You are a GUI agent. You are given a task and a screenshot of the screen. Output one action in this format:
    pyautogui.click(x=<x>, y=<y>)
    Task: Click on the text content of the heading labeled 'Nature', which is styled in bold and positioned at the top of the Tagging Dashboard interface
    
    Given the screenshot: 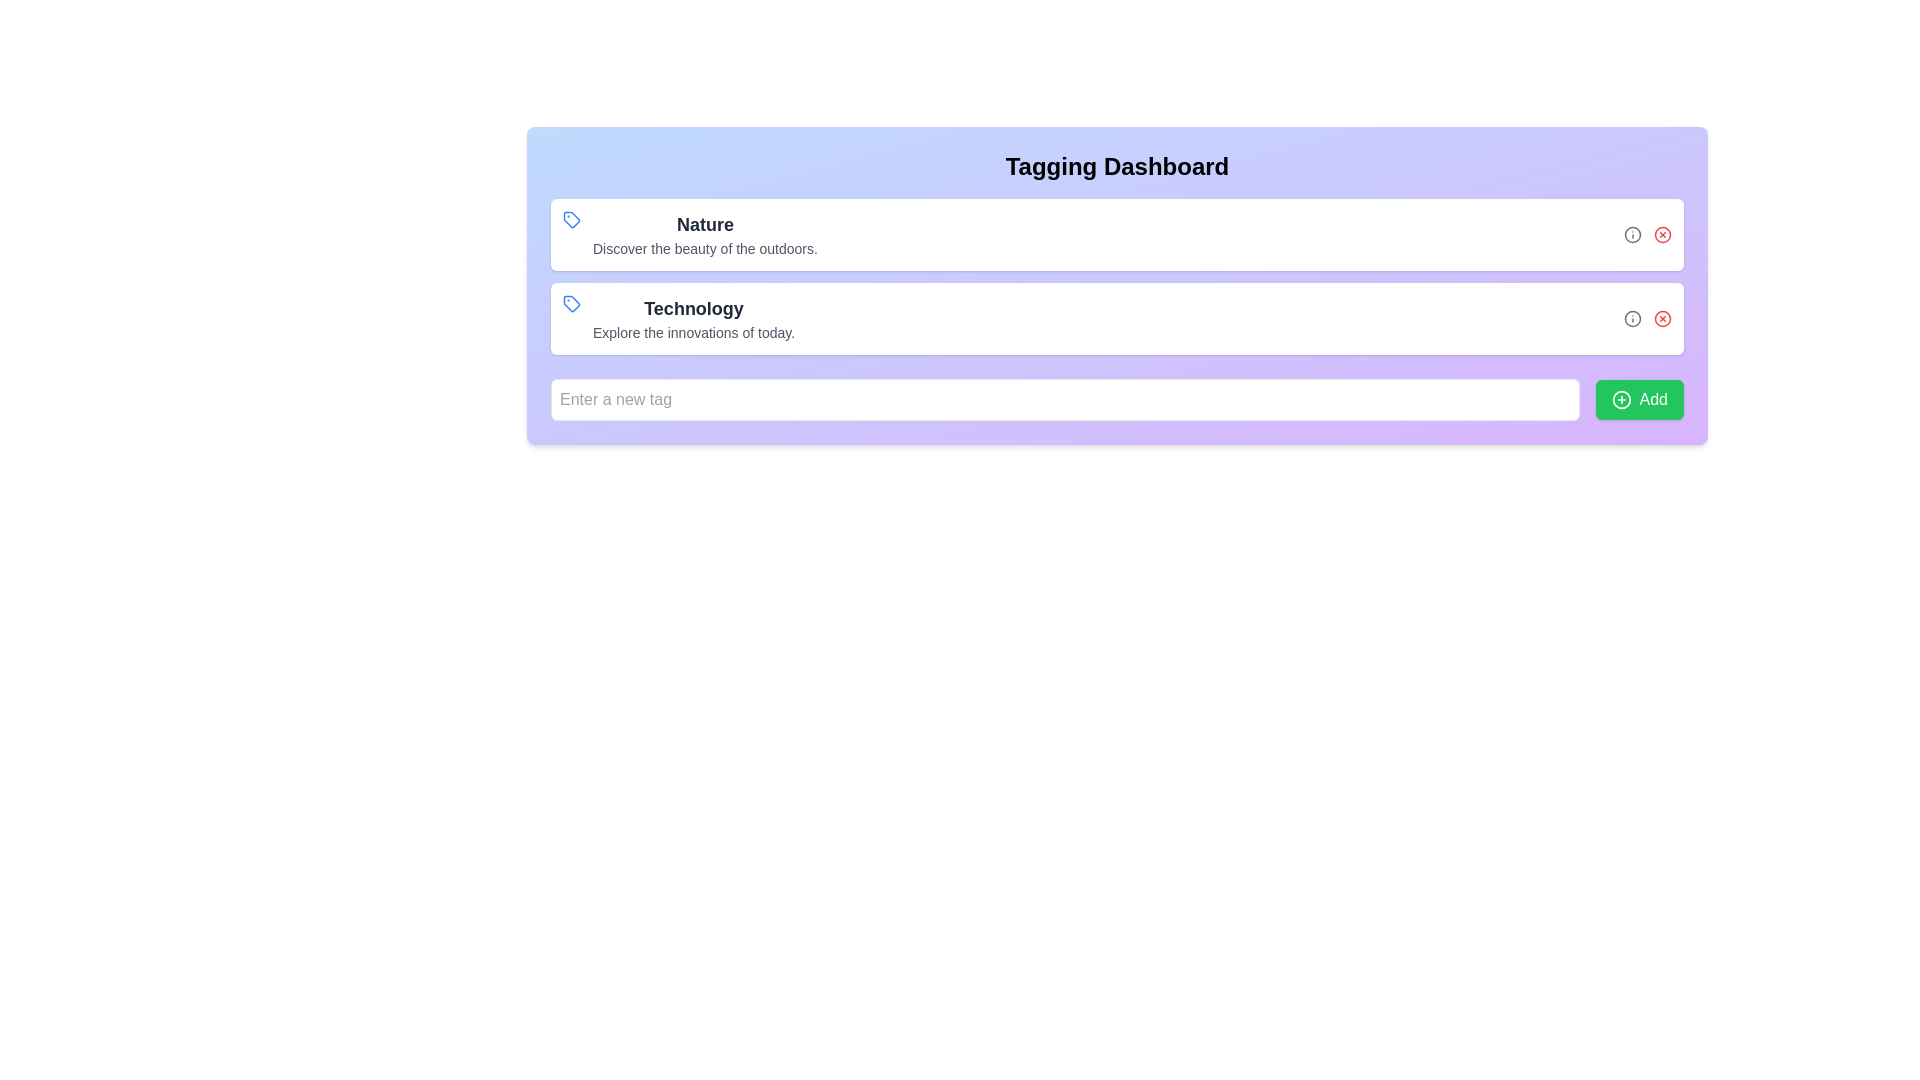 What is the action you would take?
    pyautogui.click(x=705, y=224)
    